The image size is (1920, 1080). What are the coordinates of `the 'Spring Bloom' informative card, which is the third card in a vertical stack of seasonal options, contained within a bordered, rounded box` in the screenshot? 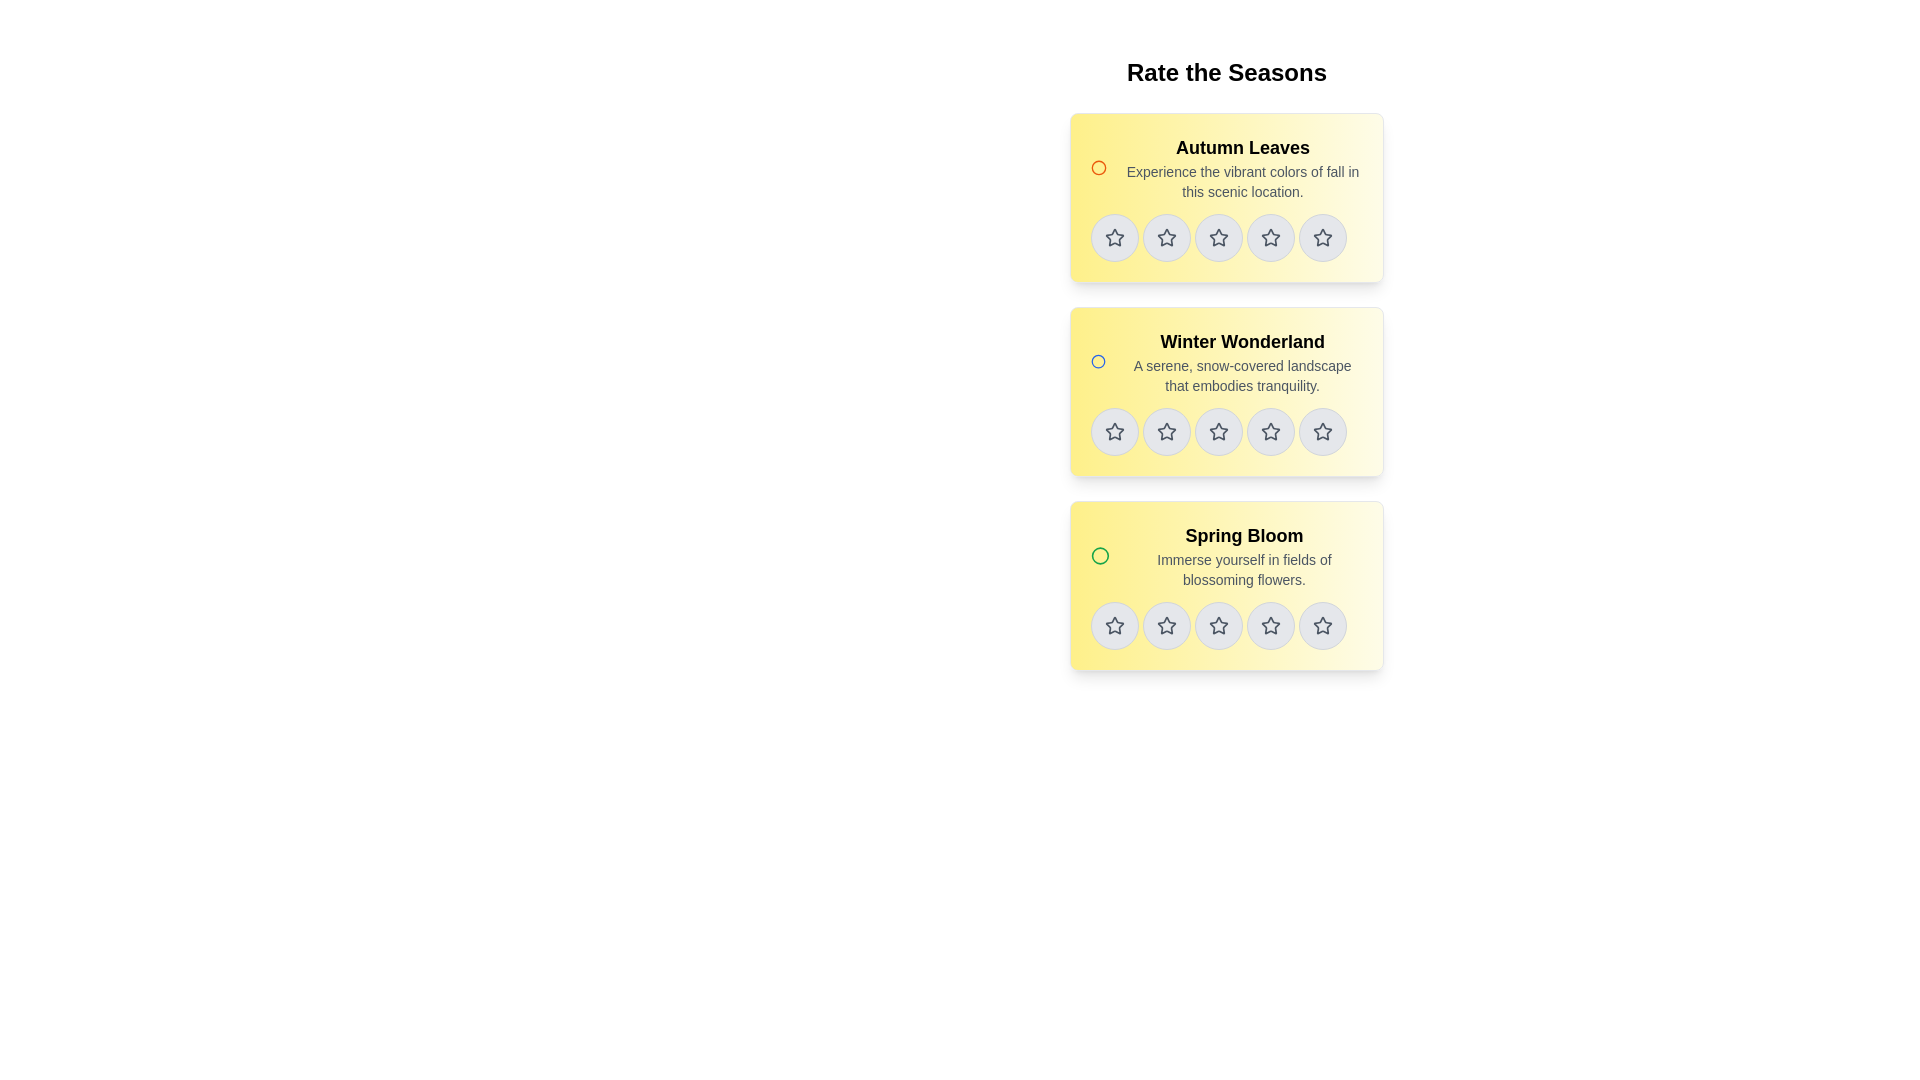 It's located at (1226, 555).